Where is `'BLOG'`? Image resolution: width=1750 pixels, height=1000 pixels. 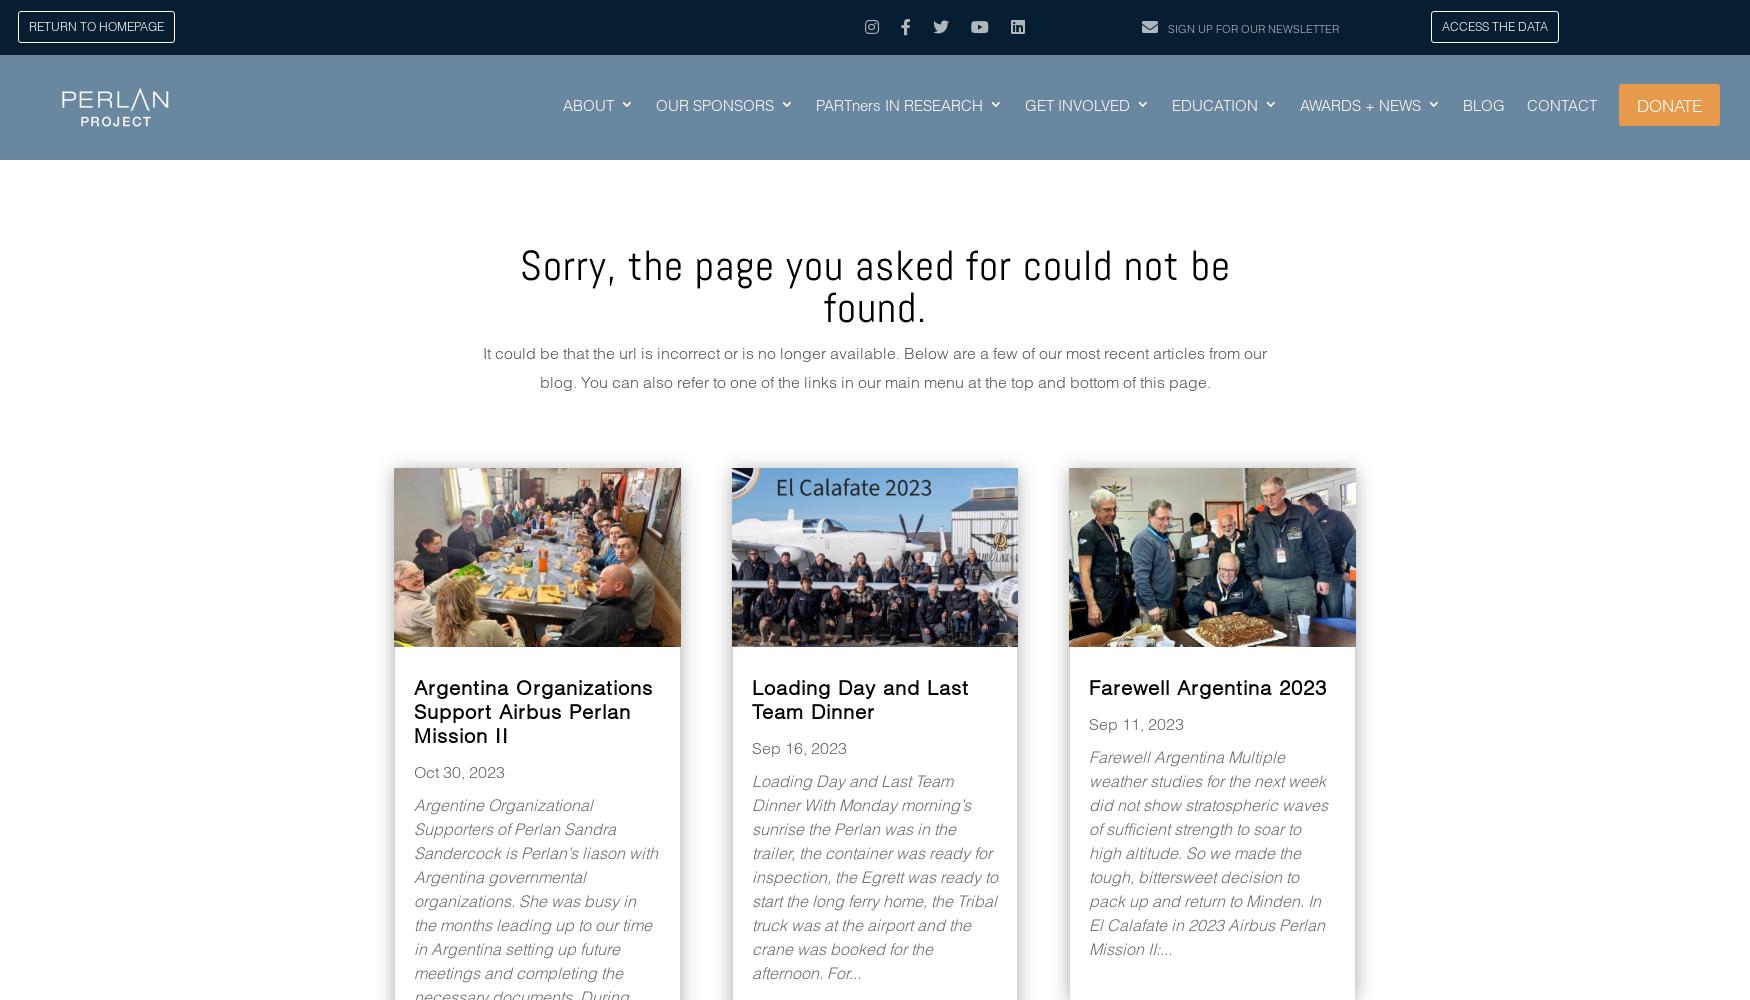
'BLOG' is located at coordinates (1484, 104).